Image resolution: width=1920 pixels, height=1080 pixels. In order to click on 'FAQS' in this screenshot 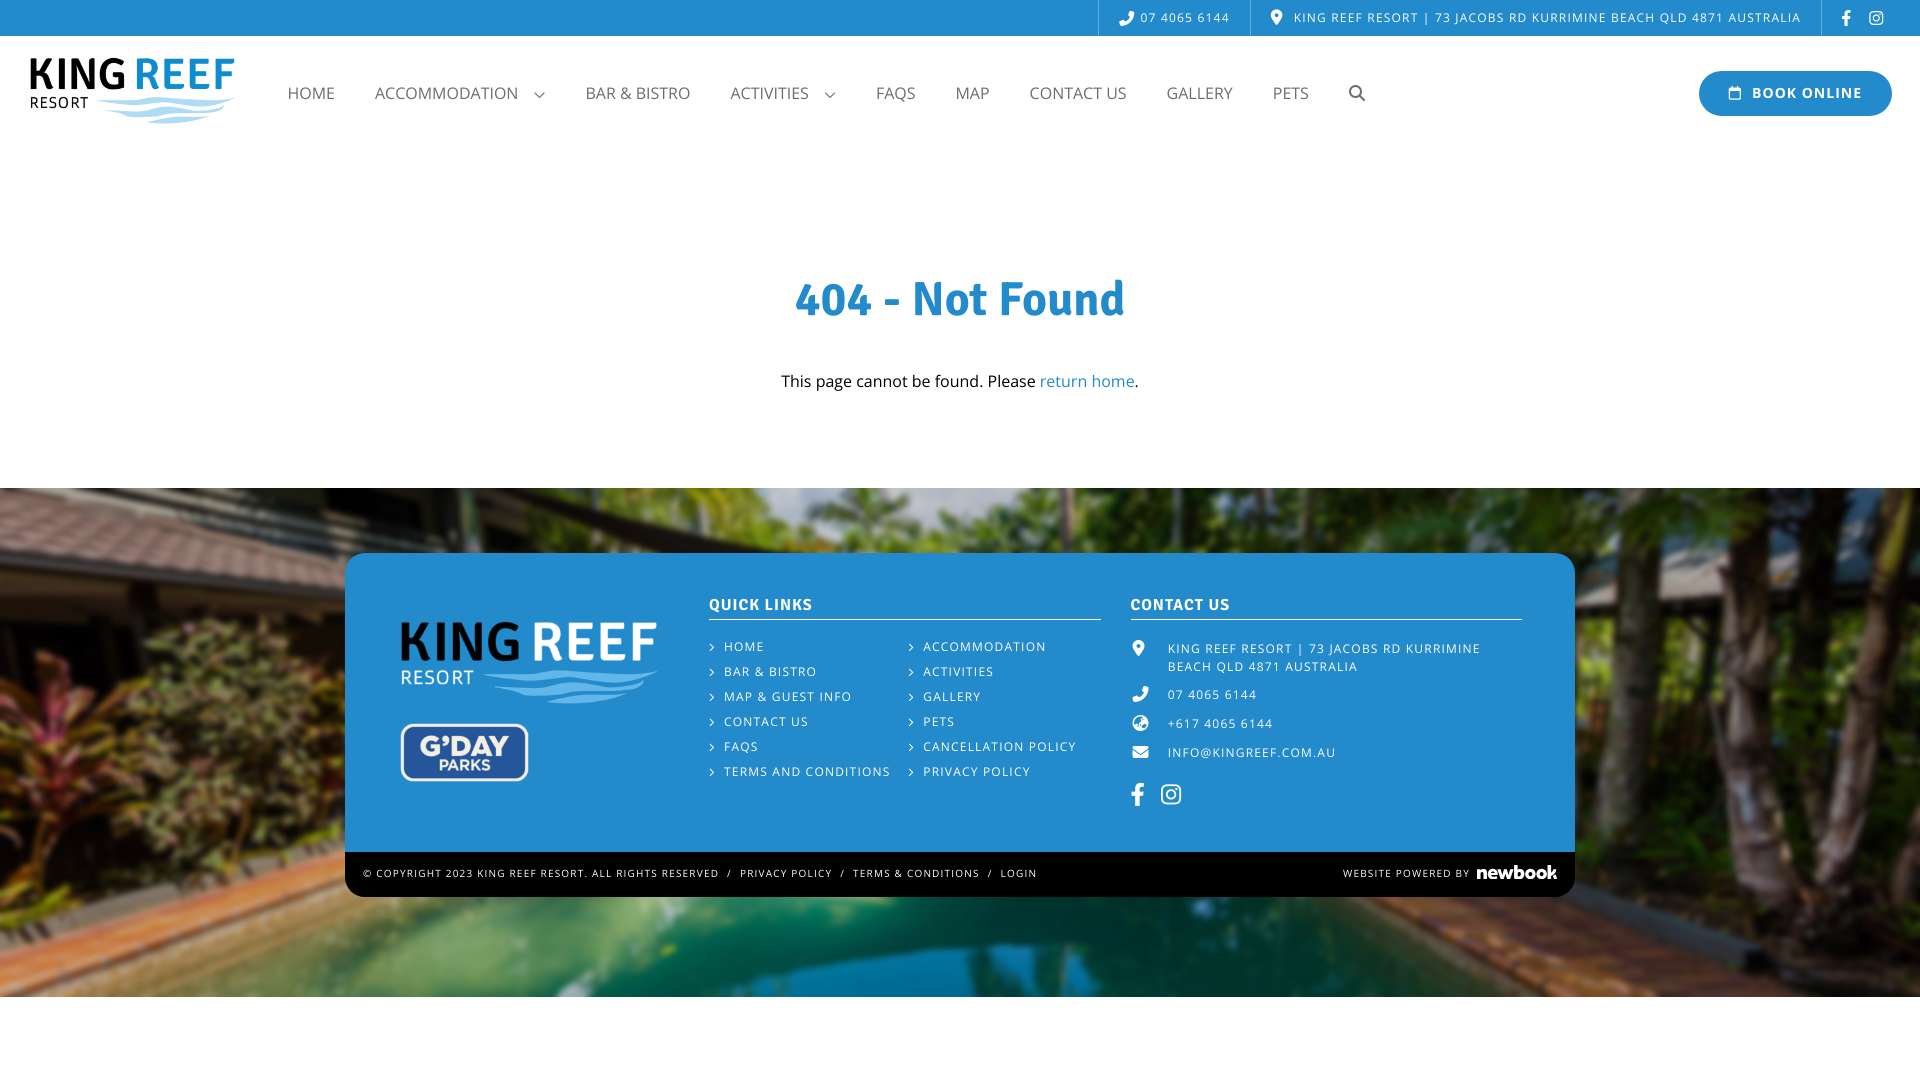, I will do `click(895, 92)`.